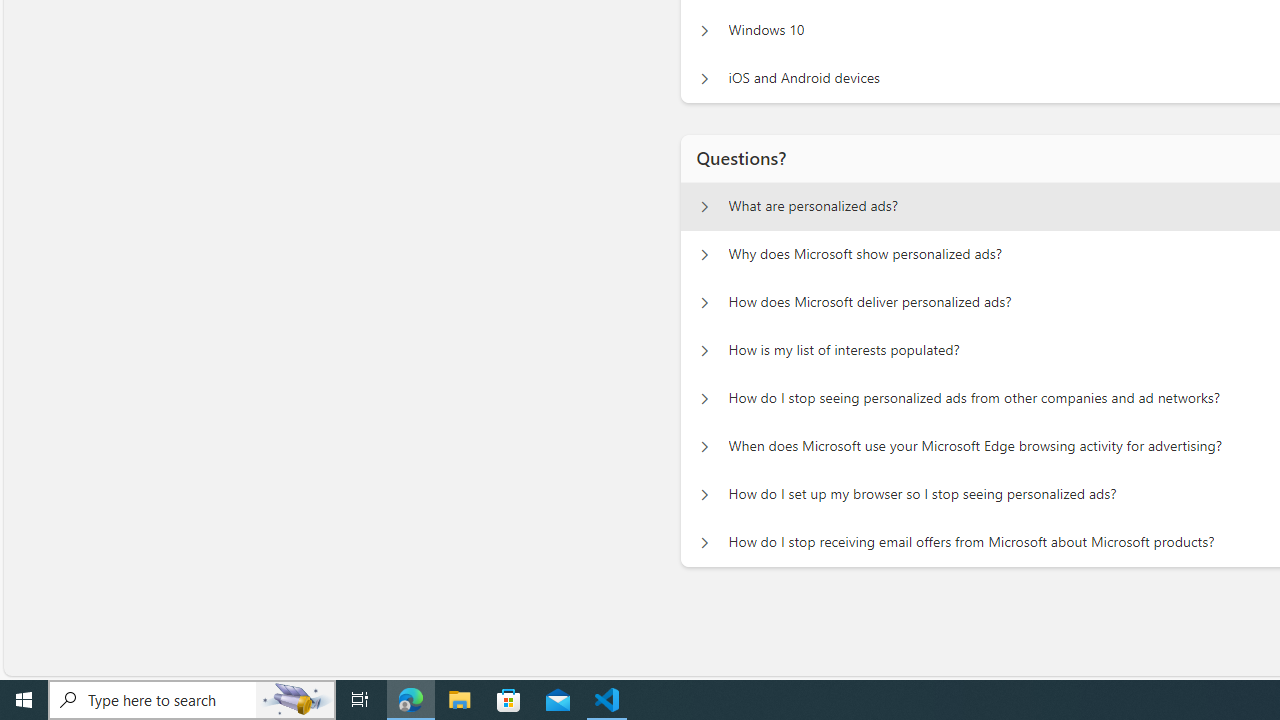 This screenshot has height=720, width=1280. Describe the element at coordinates (704, 206) in the screenshot. I see `'Questions? What are personalized ads?'` at that location.